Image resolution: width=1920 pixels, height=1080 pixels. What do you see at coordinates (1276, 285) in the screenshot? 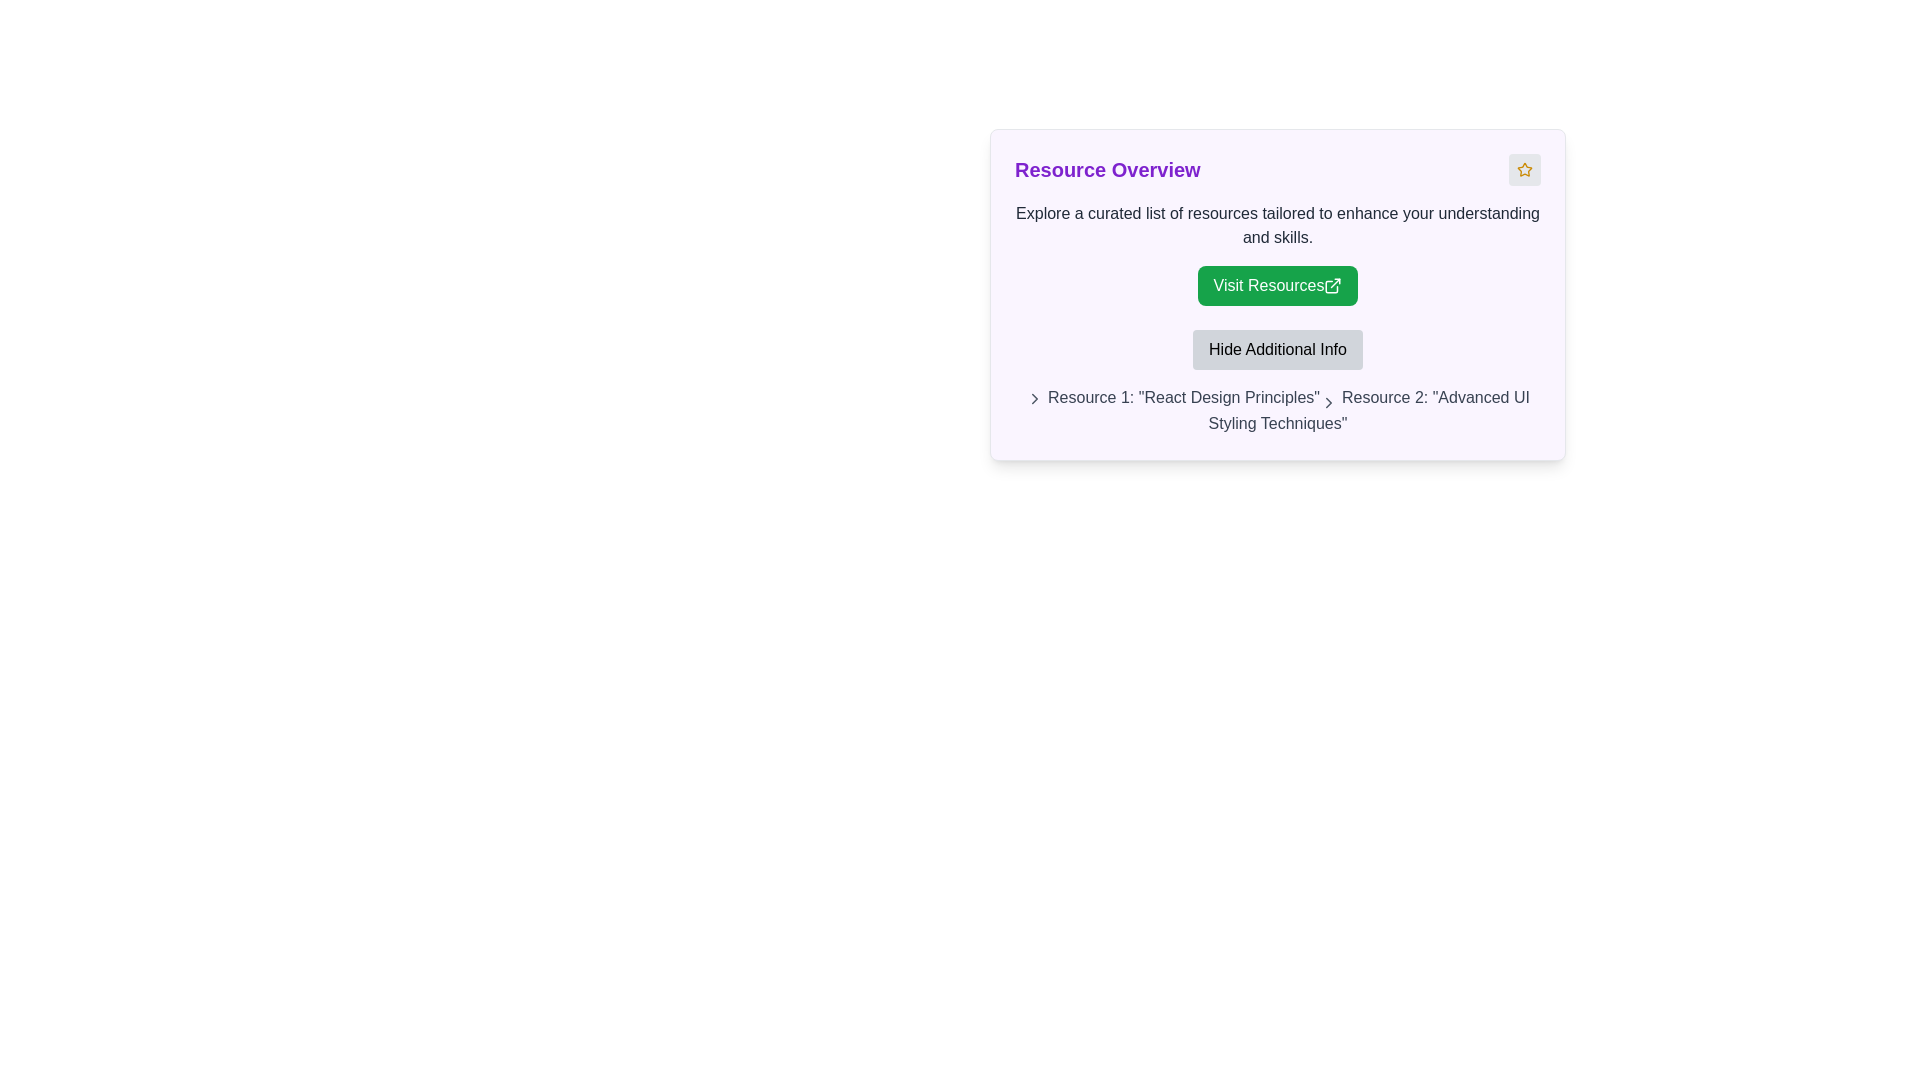
I see `the 'Visit Resources' button, which is a bright green rectangular button with rounded corners and white text, located in the 'Resource Overview' panel` at bounding box center [1276, 285].